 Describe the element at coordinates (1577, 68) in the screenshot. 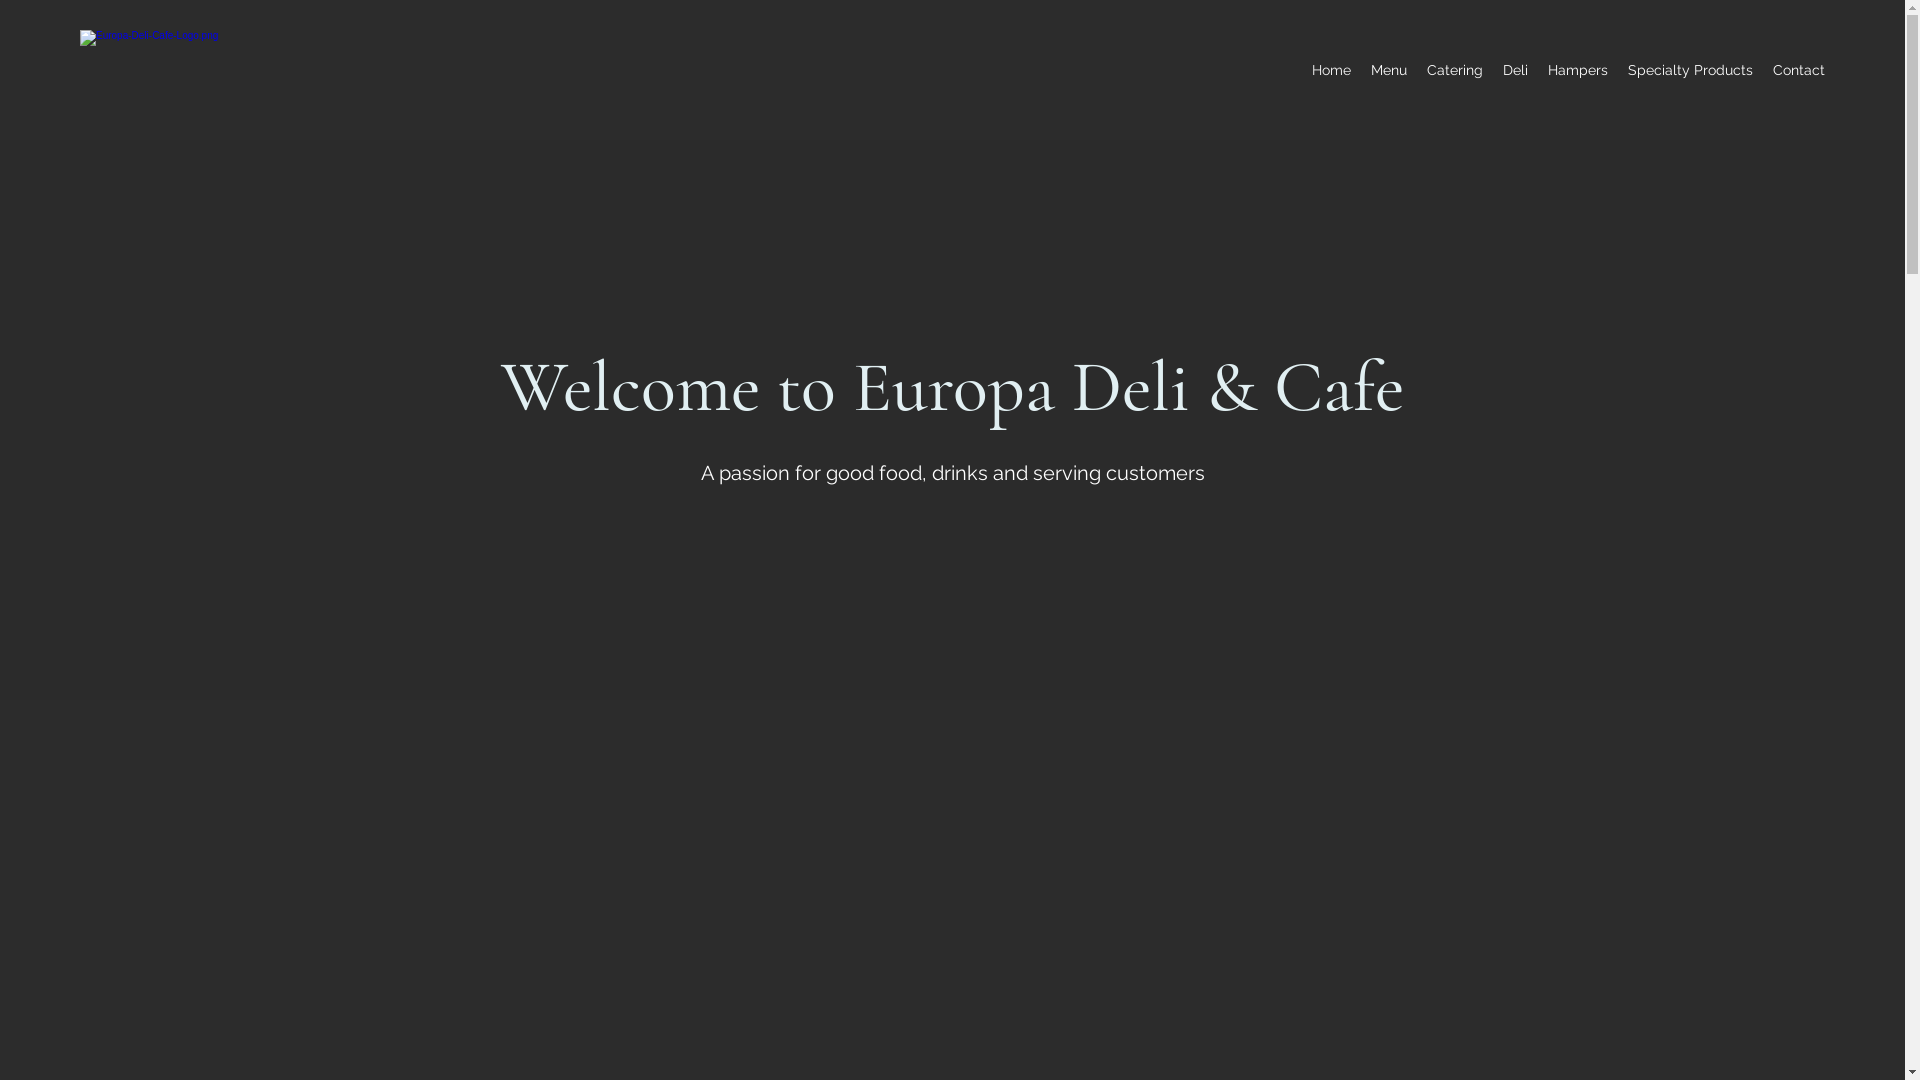

I see `'Hampers'` at that location.